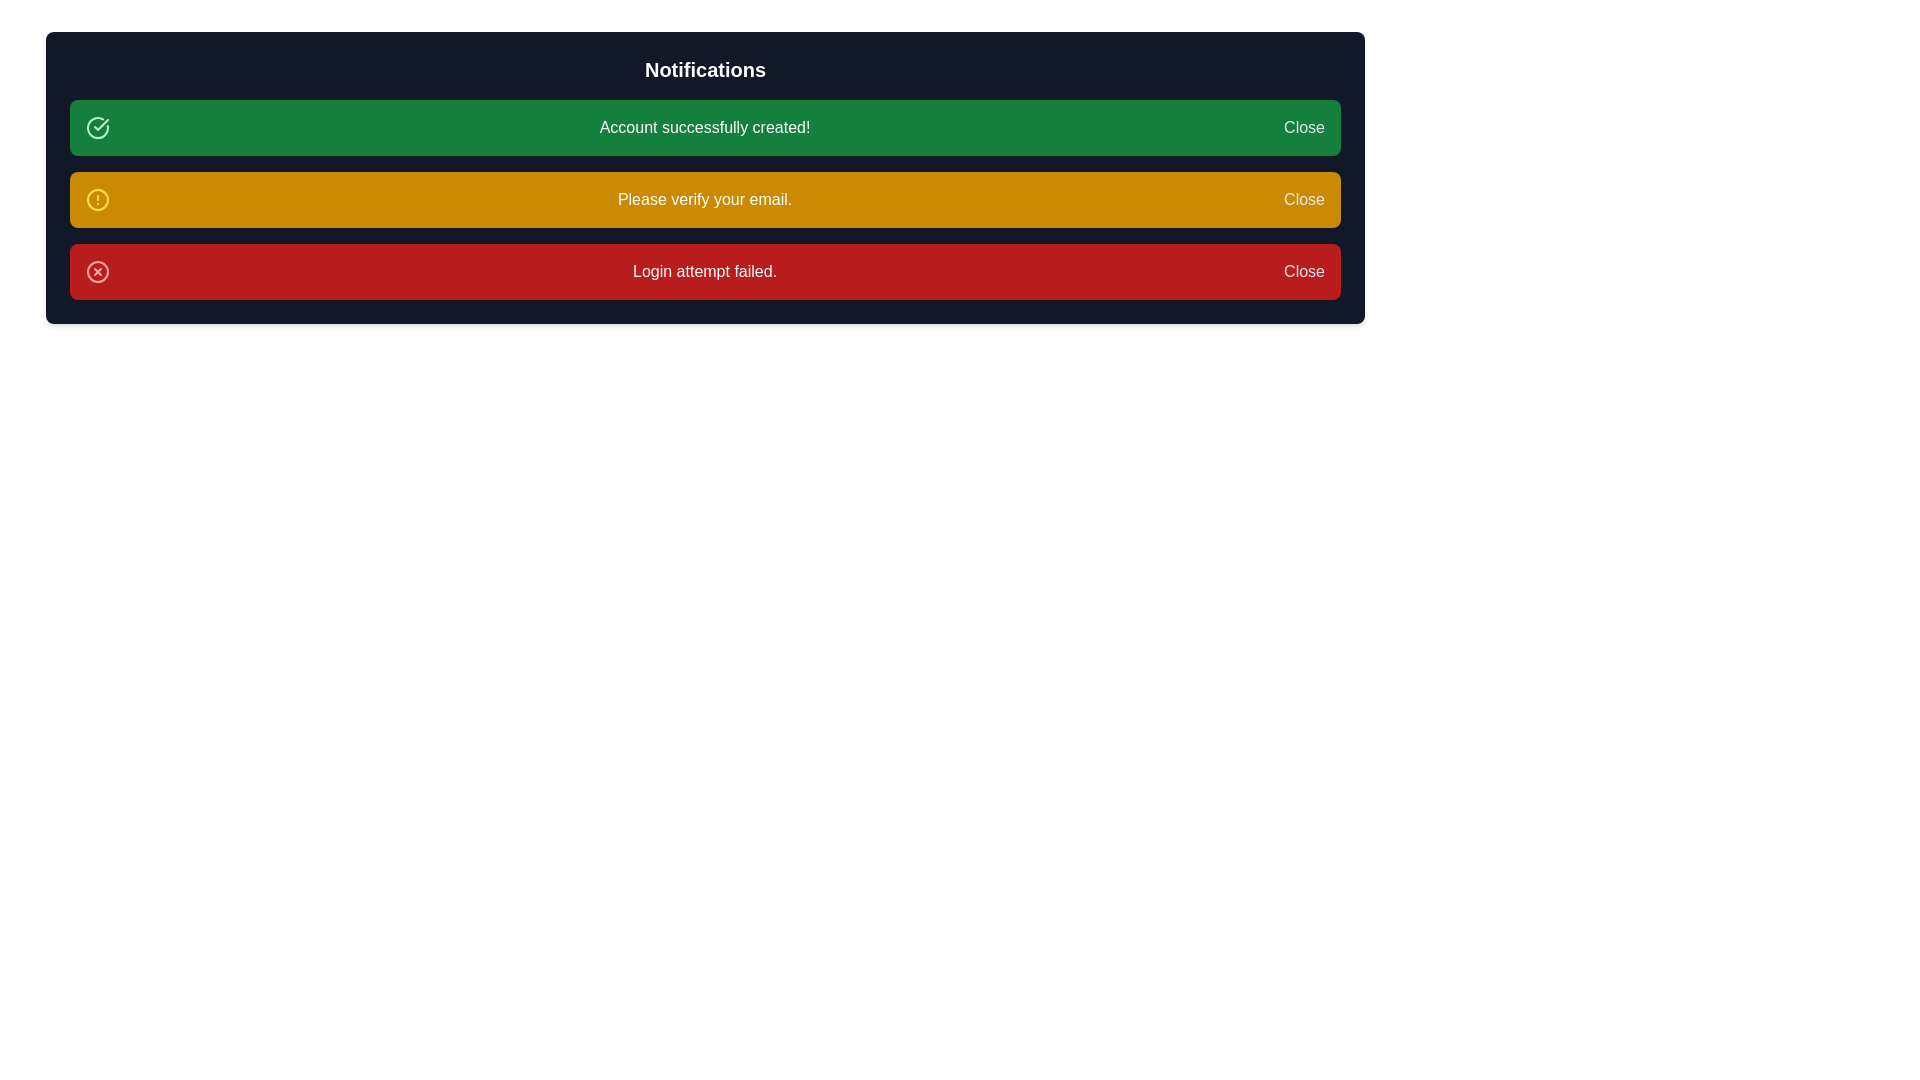  I want to click on the 'Close' button located on the far right side of the notification panel, so click(1304, 200).